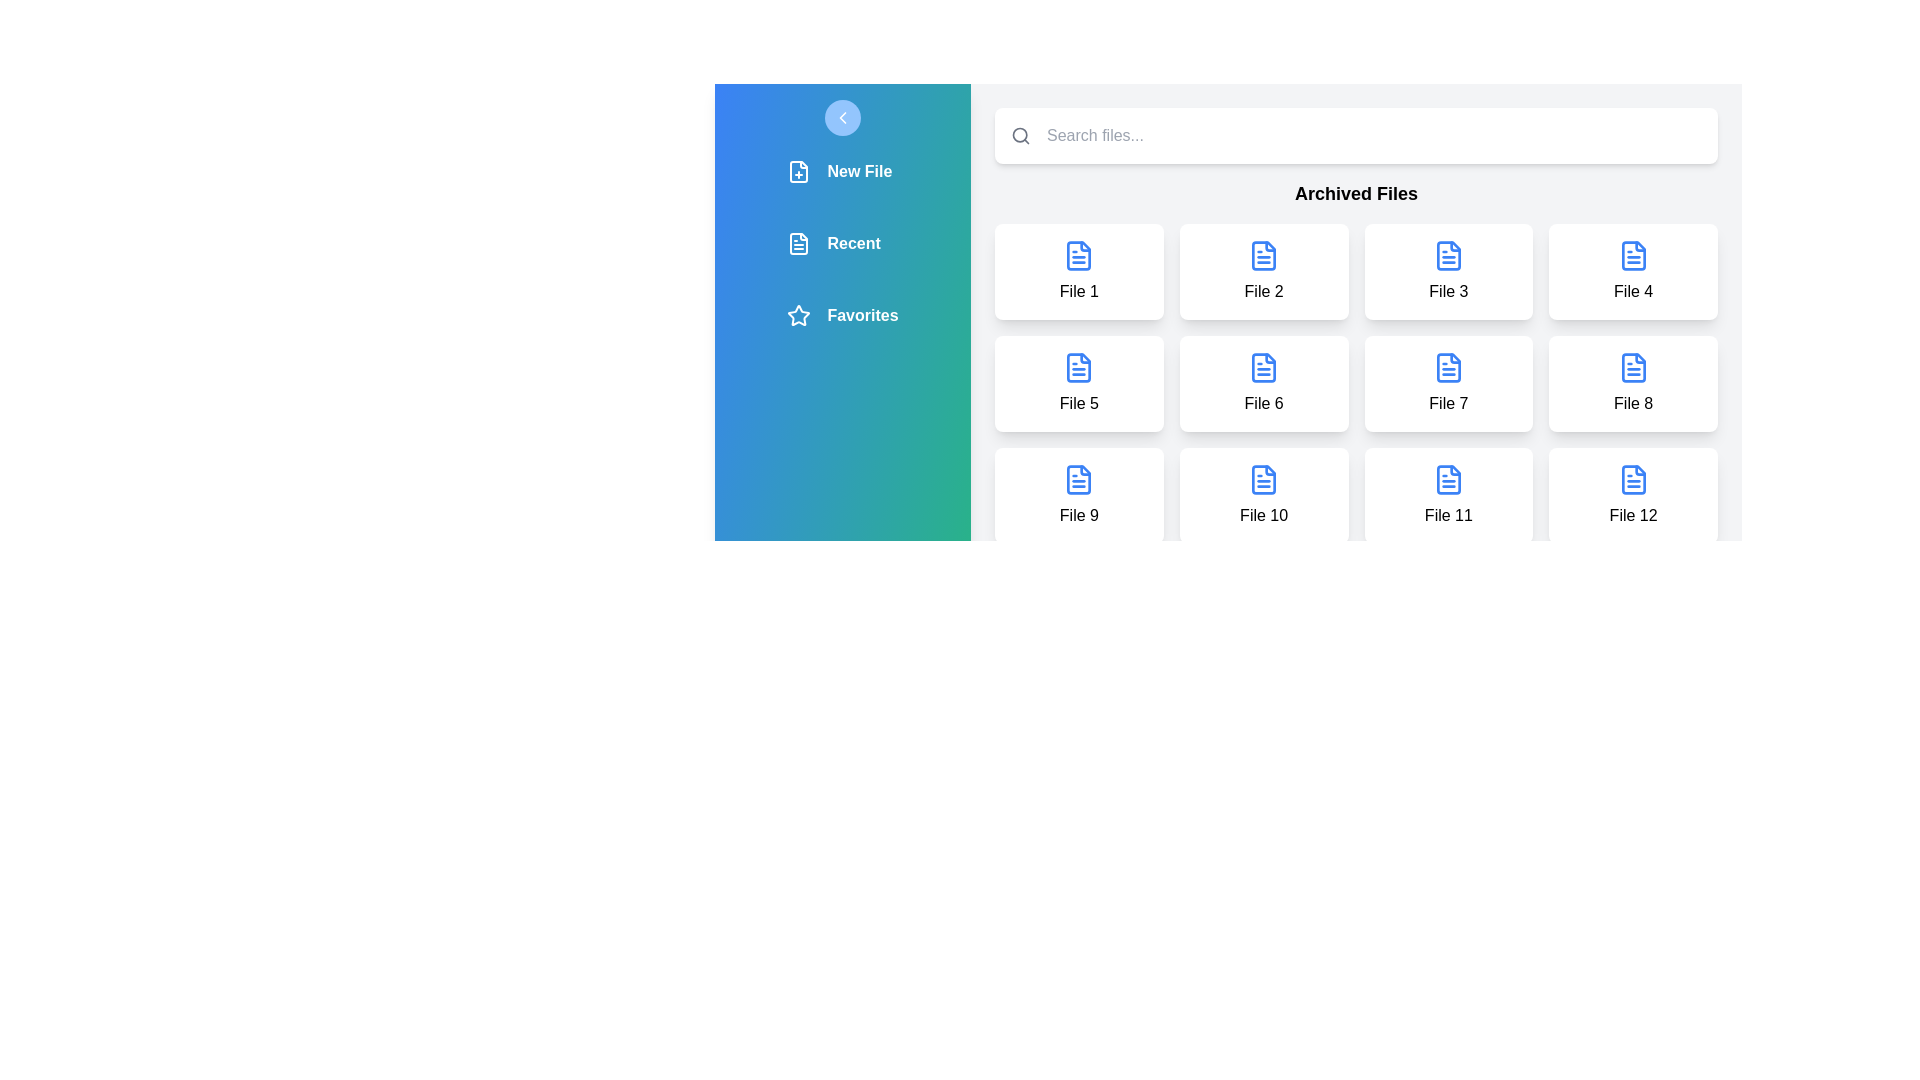  What do you see at coordinates (843, 118) in the screenshot?
I see `the drawer button to toggle the sidebar drawer` at bounding box center [843, 118].